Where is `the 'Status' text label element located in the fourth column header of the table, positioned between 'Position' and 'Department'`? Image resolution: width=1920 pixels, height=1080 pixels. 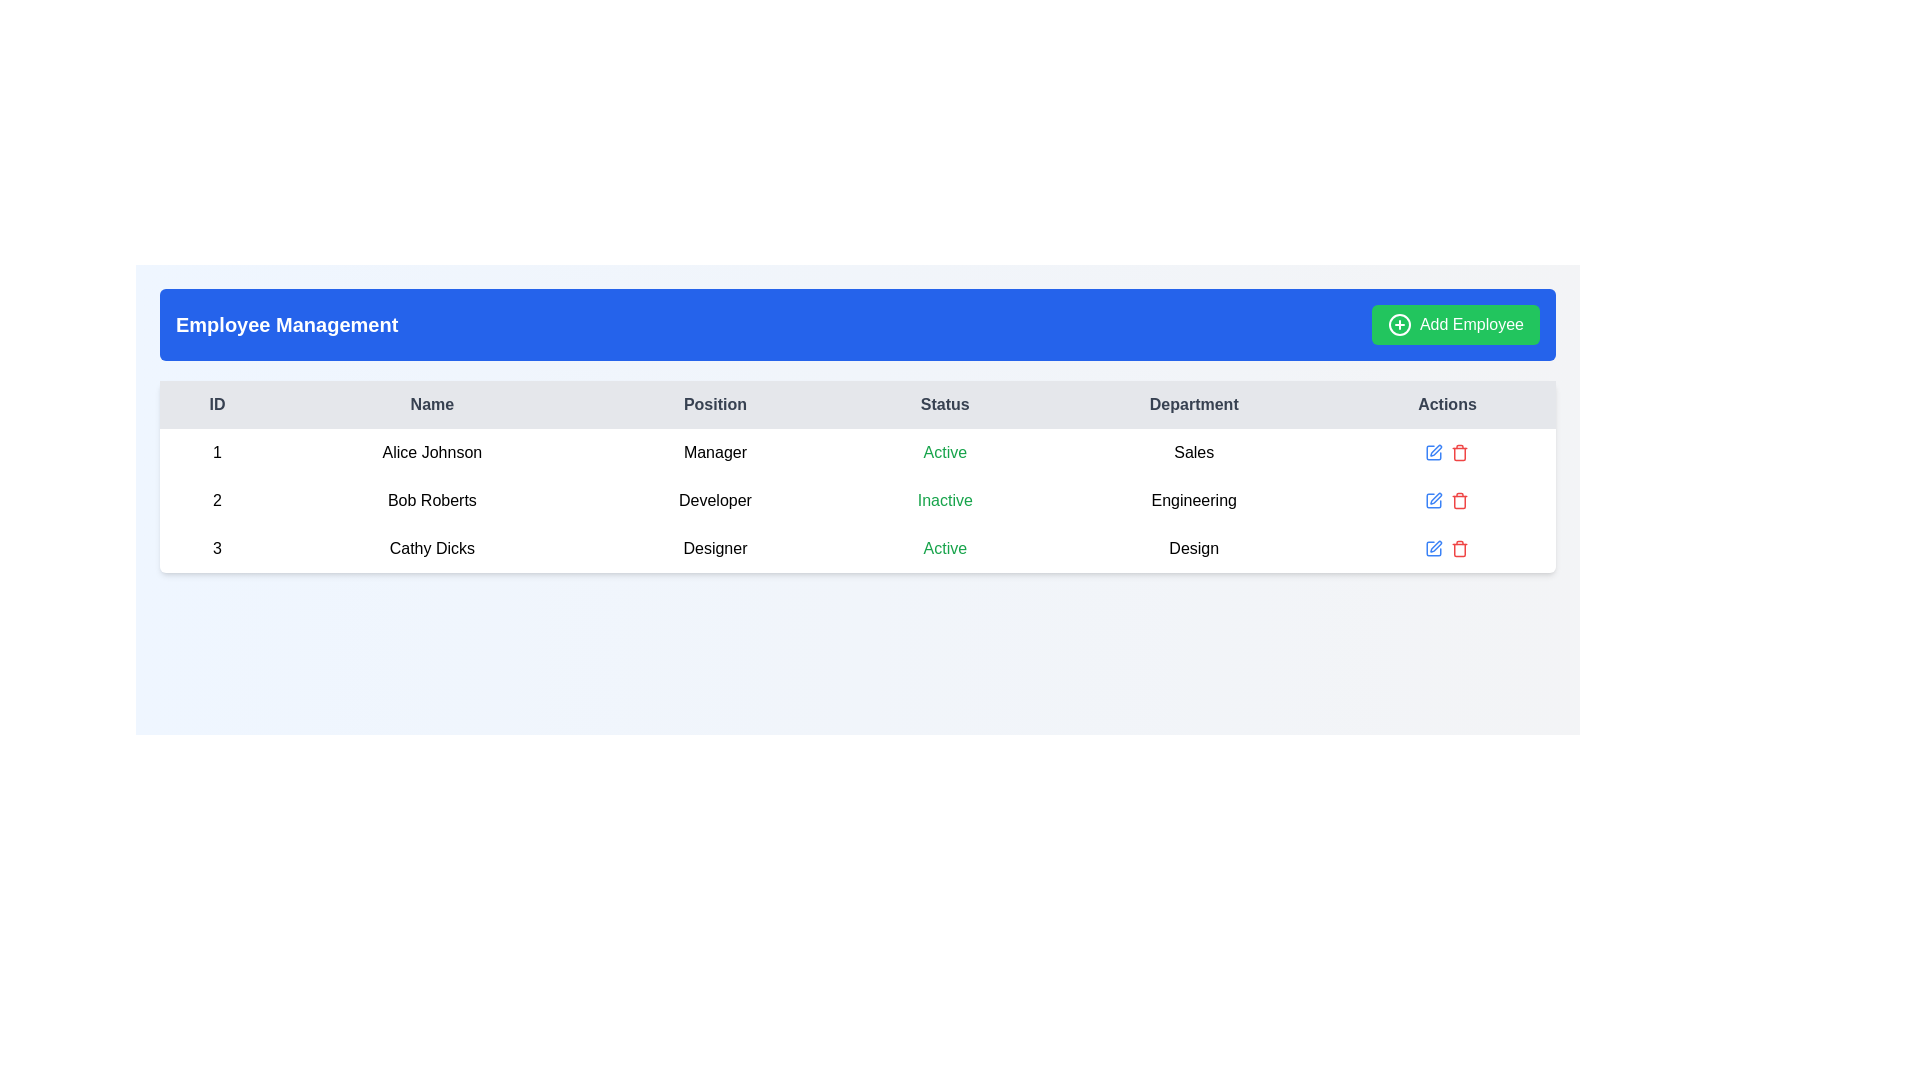 the 'Status' text label element located in the fourth column header of the table, positioned between 'Position' and 'Department' is located at coordinates (944, 405).